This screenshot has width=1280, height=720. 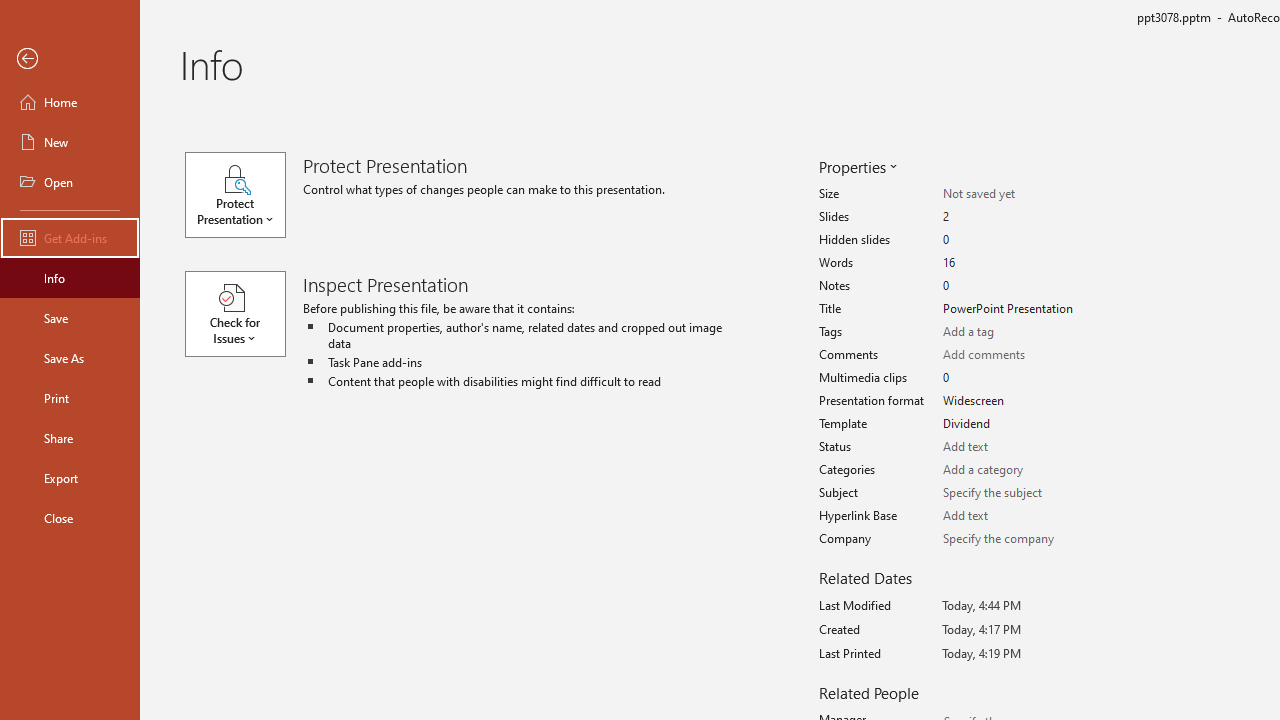 What do you see at coordinates (69, 277) in the screenshot?
I see `'Info'` at bounding box center [69, 277].